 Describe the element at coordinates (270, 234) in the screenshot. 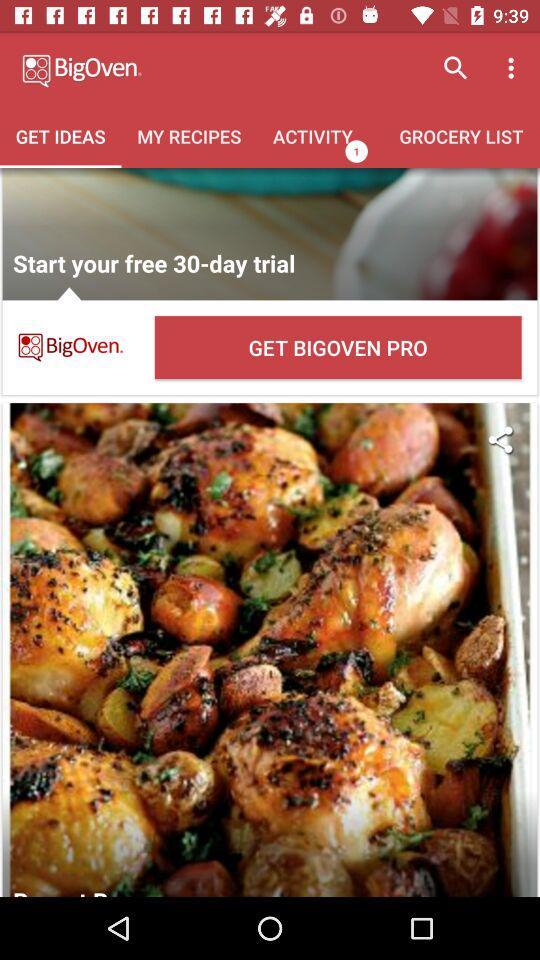

I see `start your free 30-day trial by clicking here` at that location.